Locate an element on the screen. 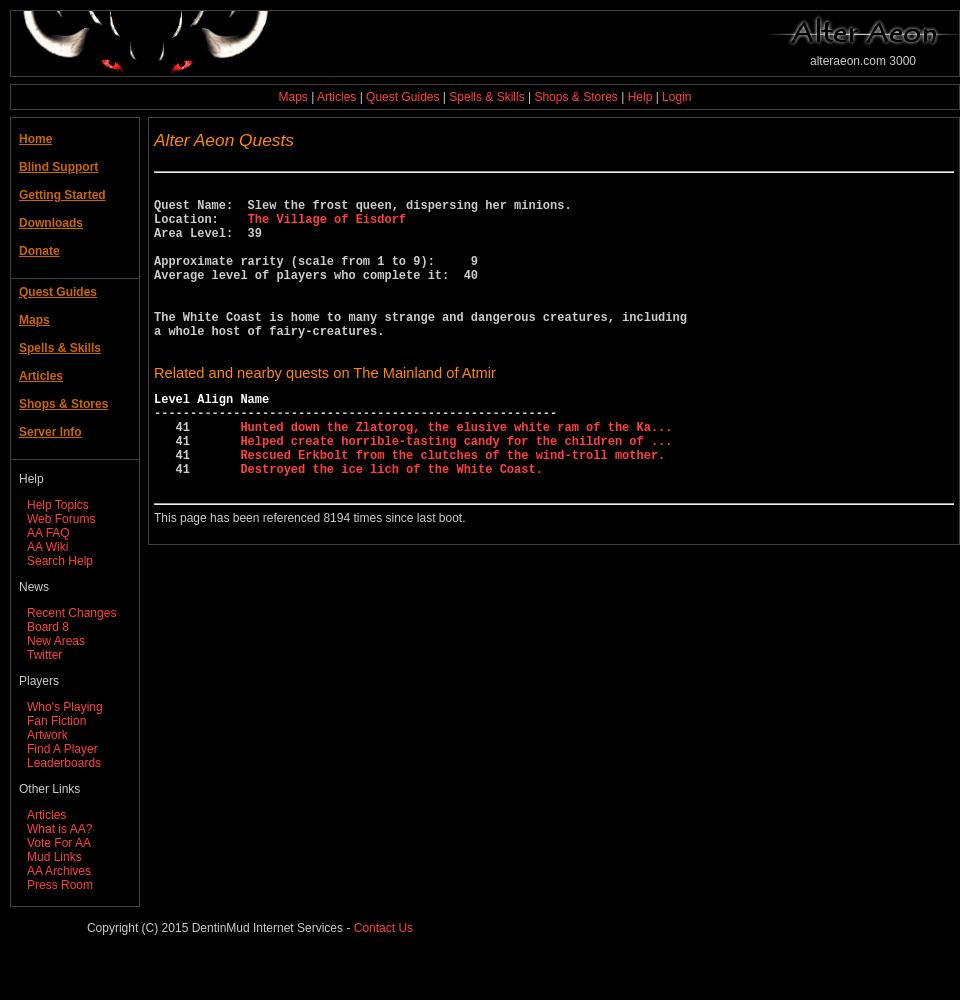  'Find A Player' is located at coordinates (25, 748).